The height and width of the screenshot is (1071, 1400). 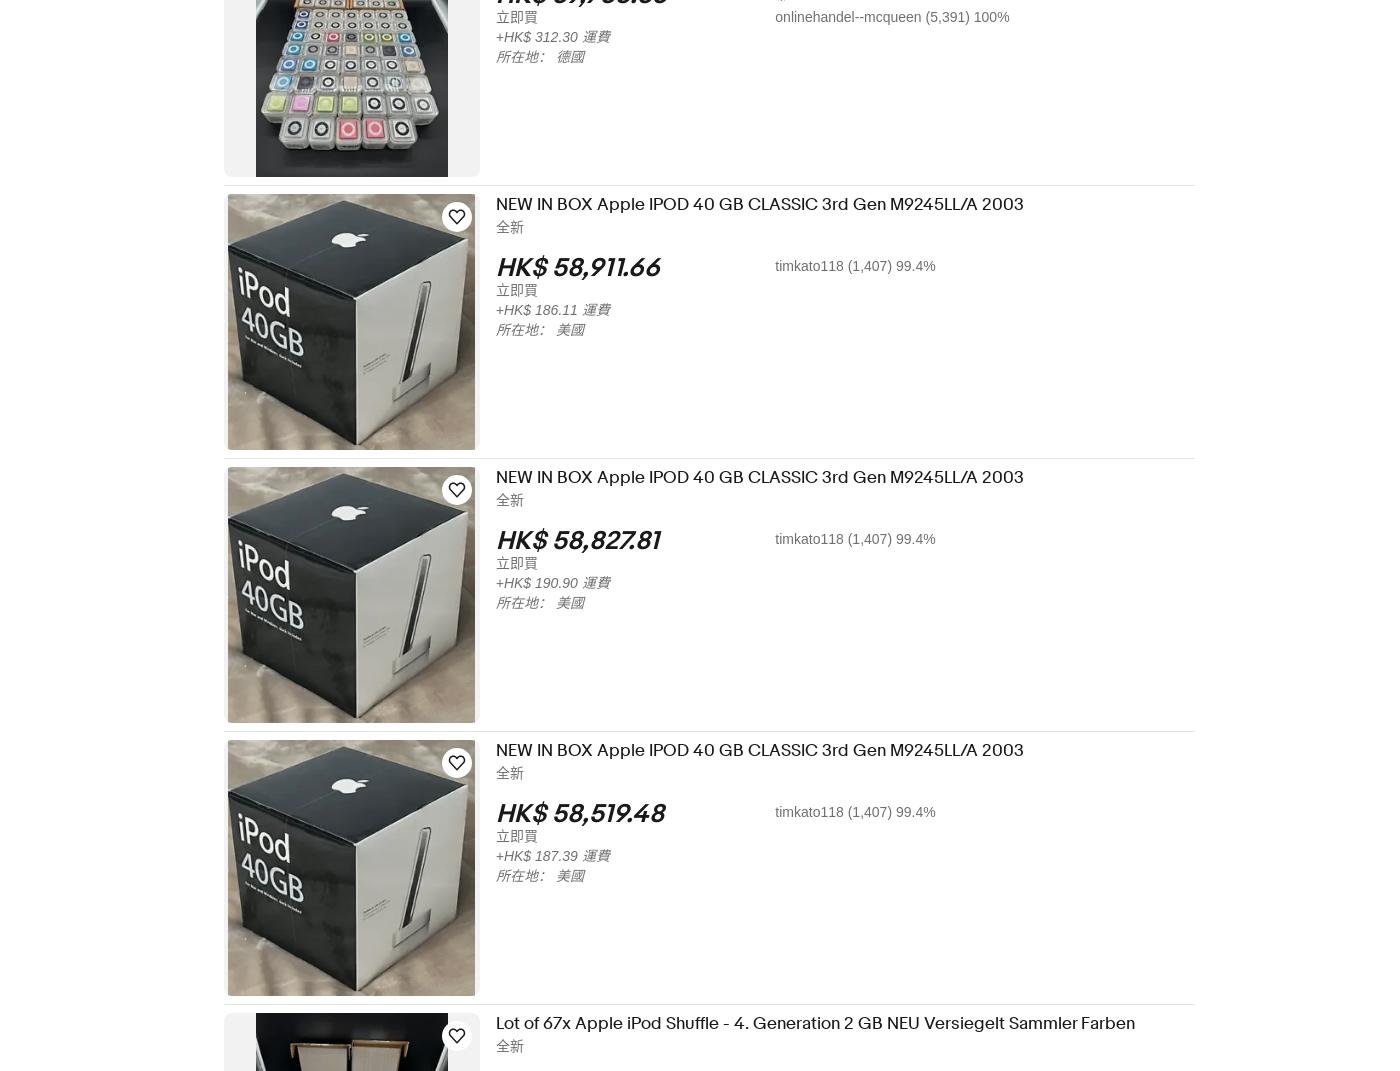 What do you see at coordinates (788, 16) in the screenshot?
I see `'onlinehandel--mcqueen (5,391) 100%'` at bounding box center [788, 16].